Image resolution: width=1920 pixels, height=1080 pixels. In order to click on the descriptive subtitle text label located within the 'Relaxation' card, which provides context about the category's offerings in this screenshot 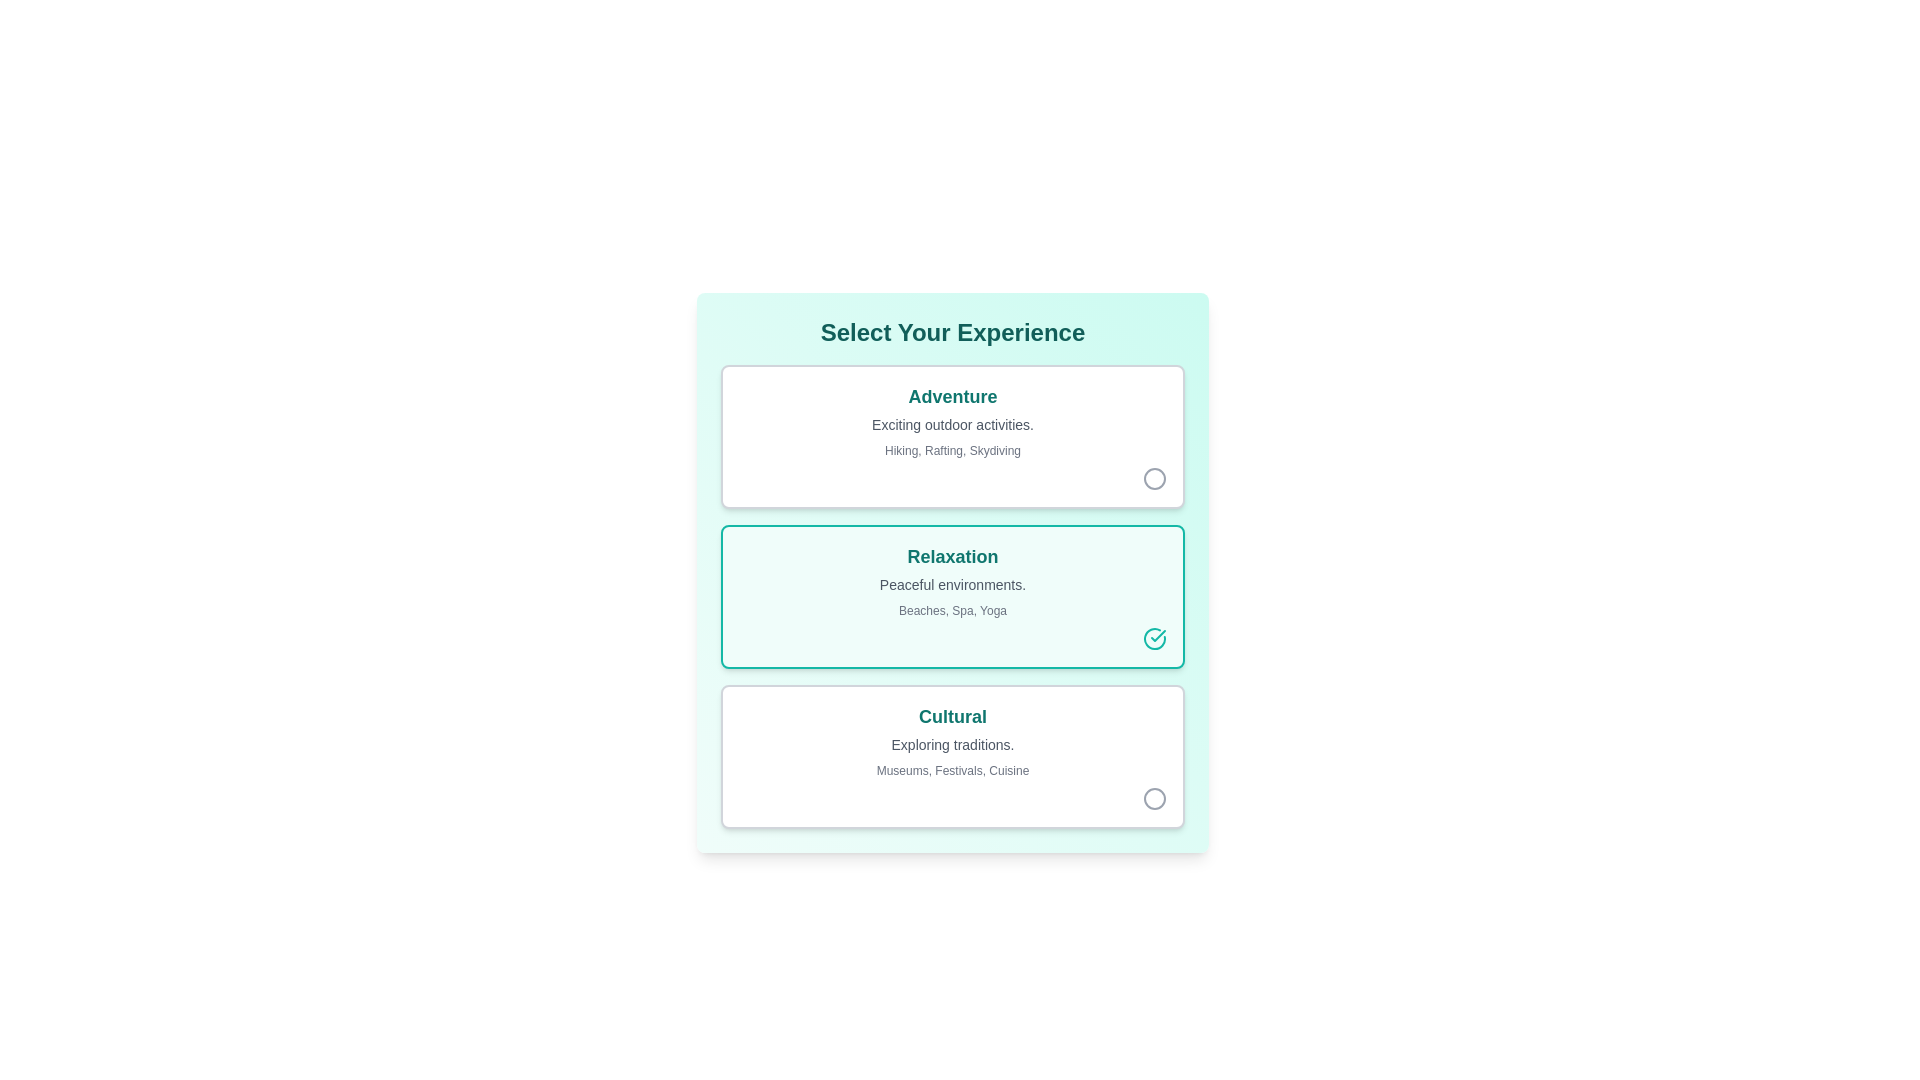, I will do `click(952, 585)`.